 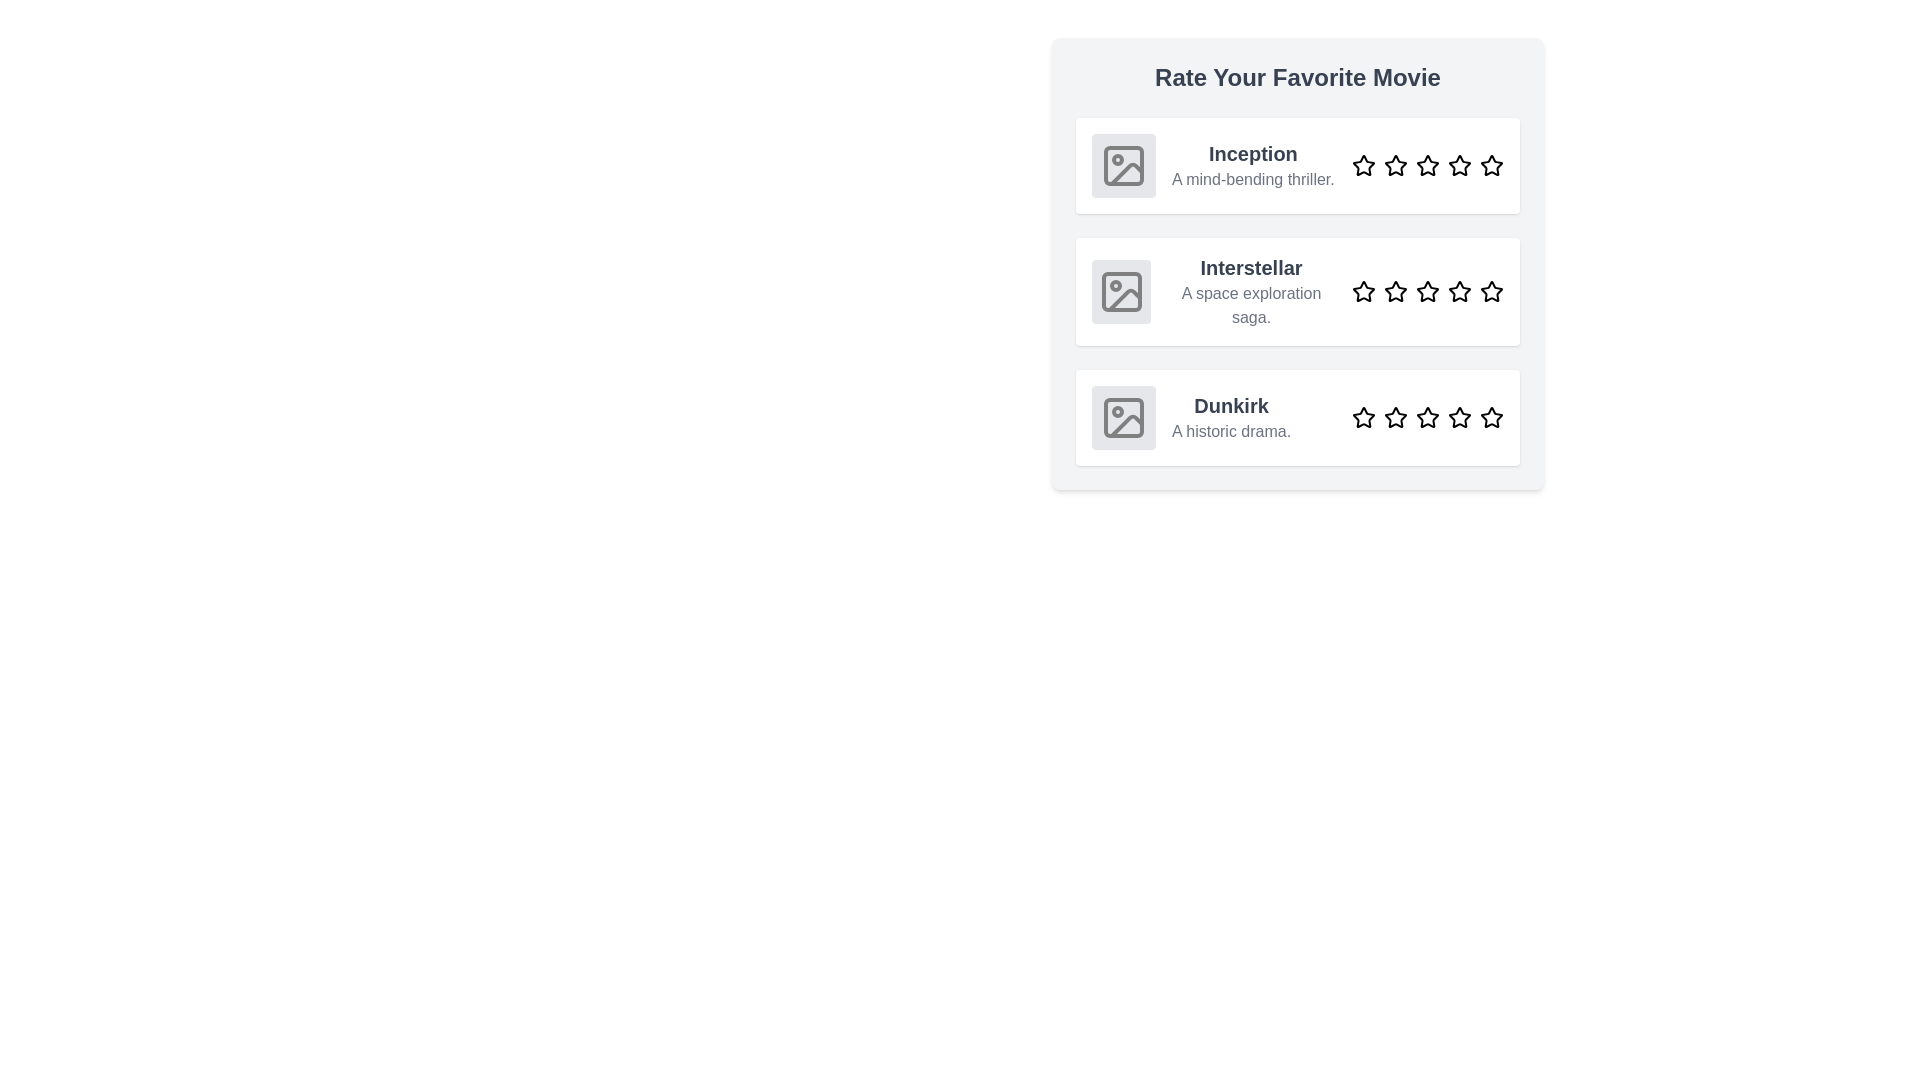 What do you see at coordinates (1459, 416) in the screenshot?
I see `the fourth star icon` at bounding box center [1459, 416].